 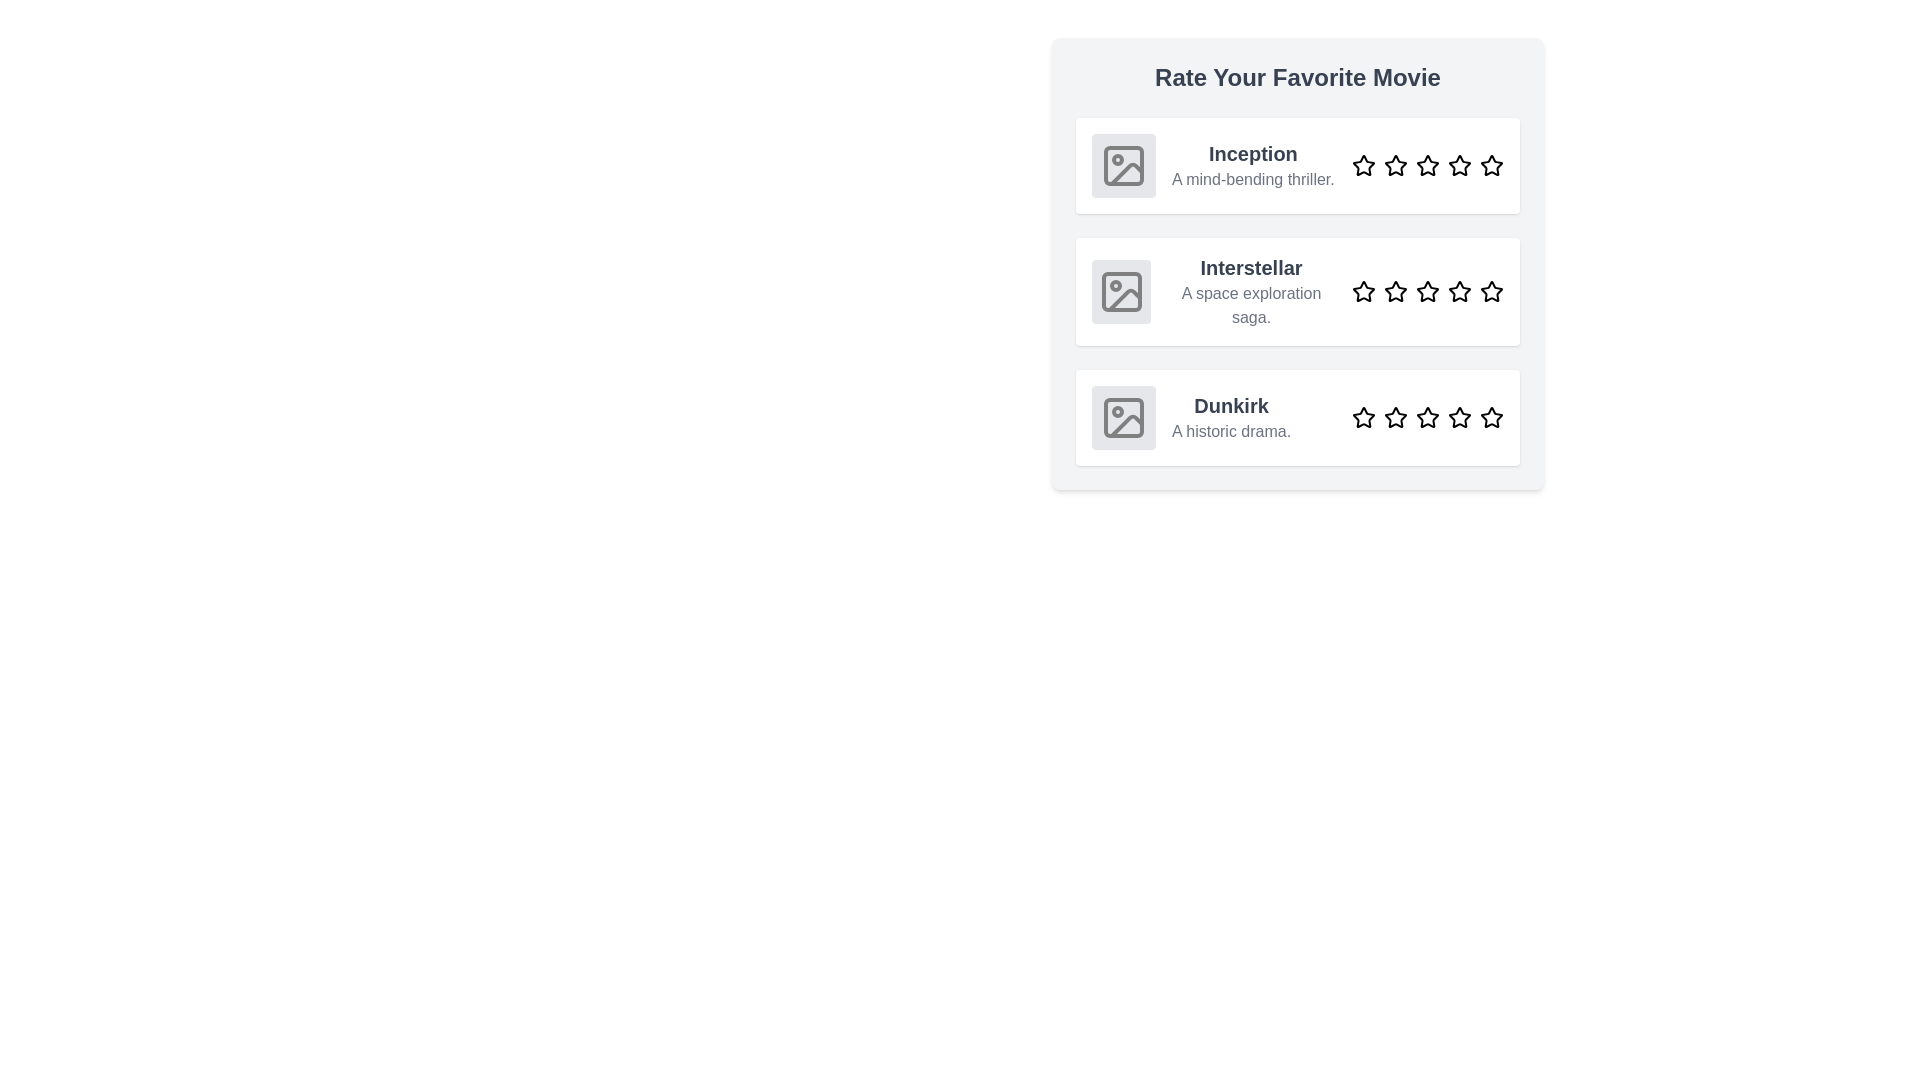 What do you see at coordinates (1459, 416) in the screenshot?
I see `the fourth star icon` at bounding box center [1459, 416].